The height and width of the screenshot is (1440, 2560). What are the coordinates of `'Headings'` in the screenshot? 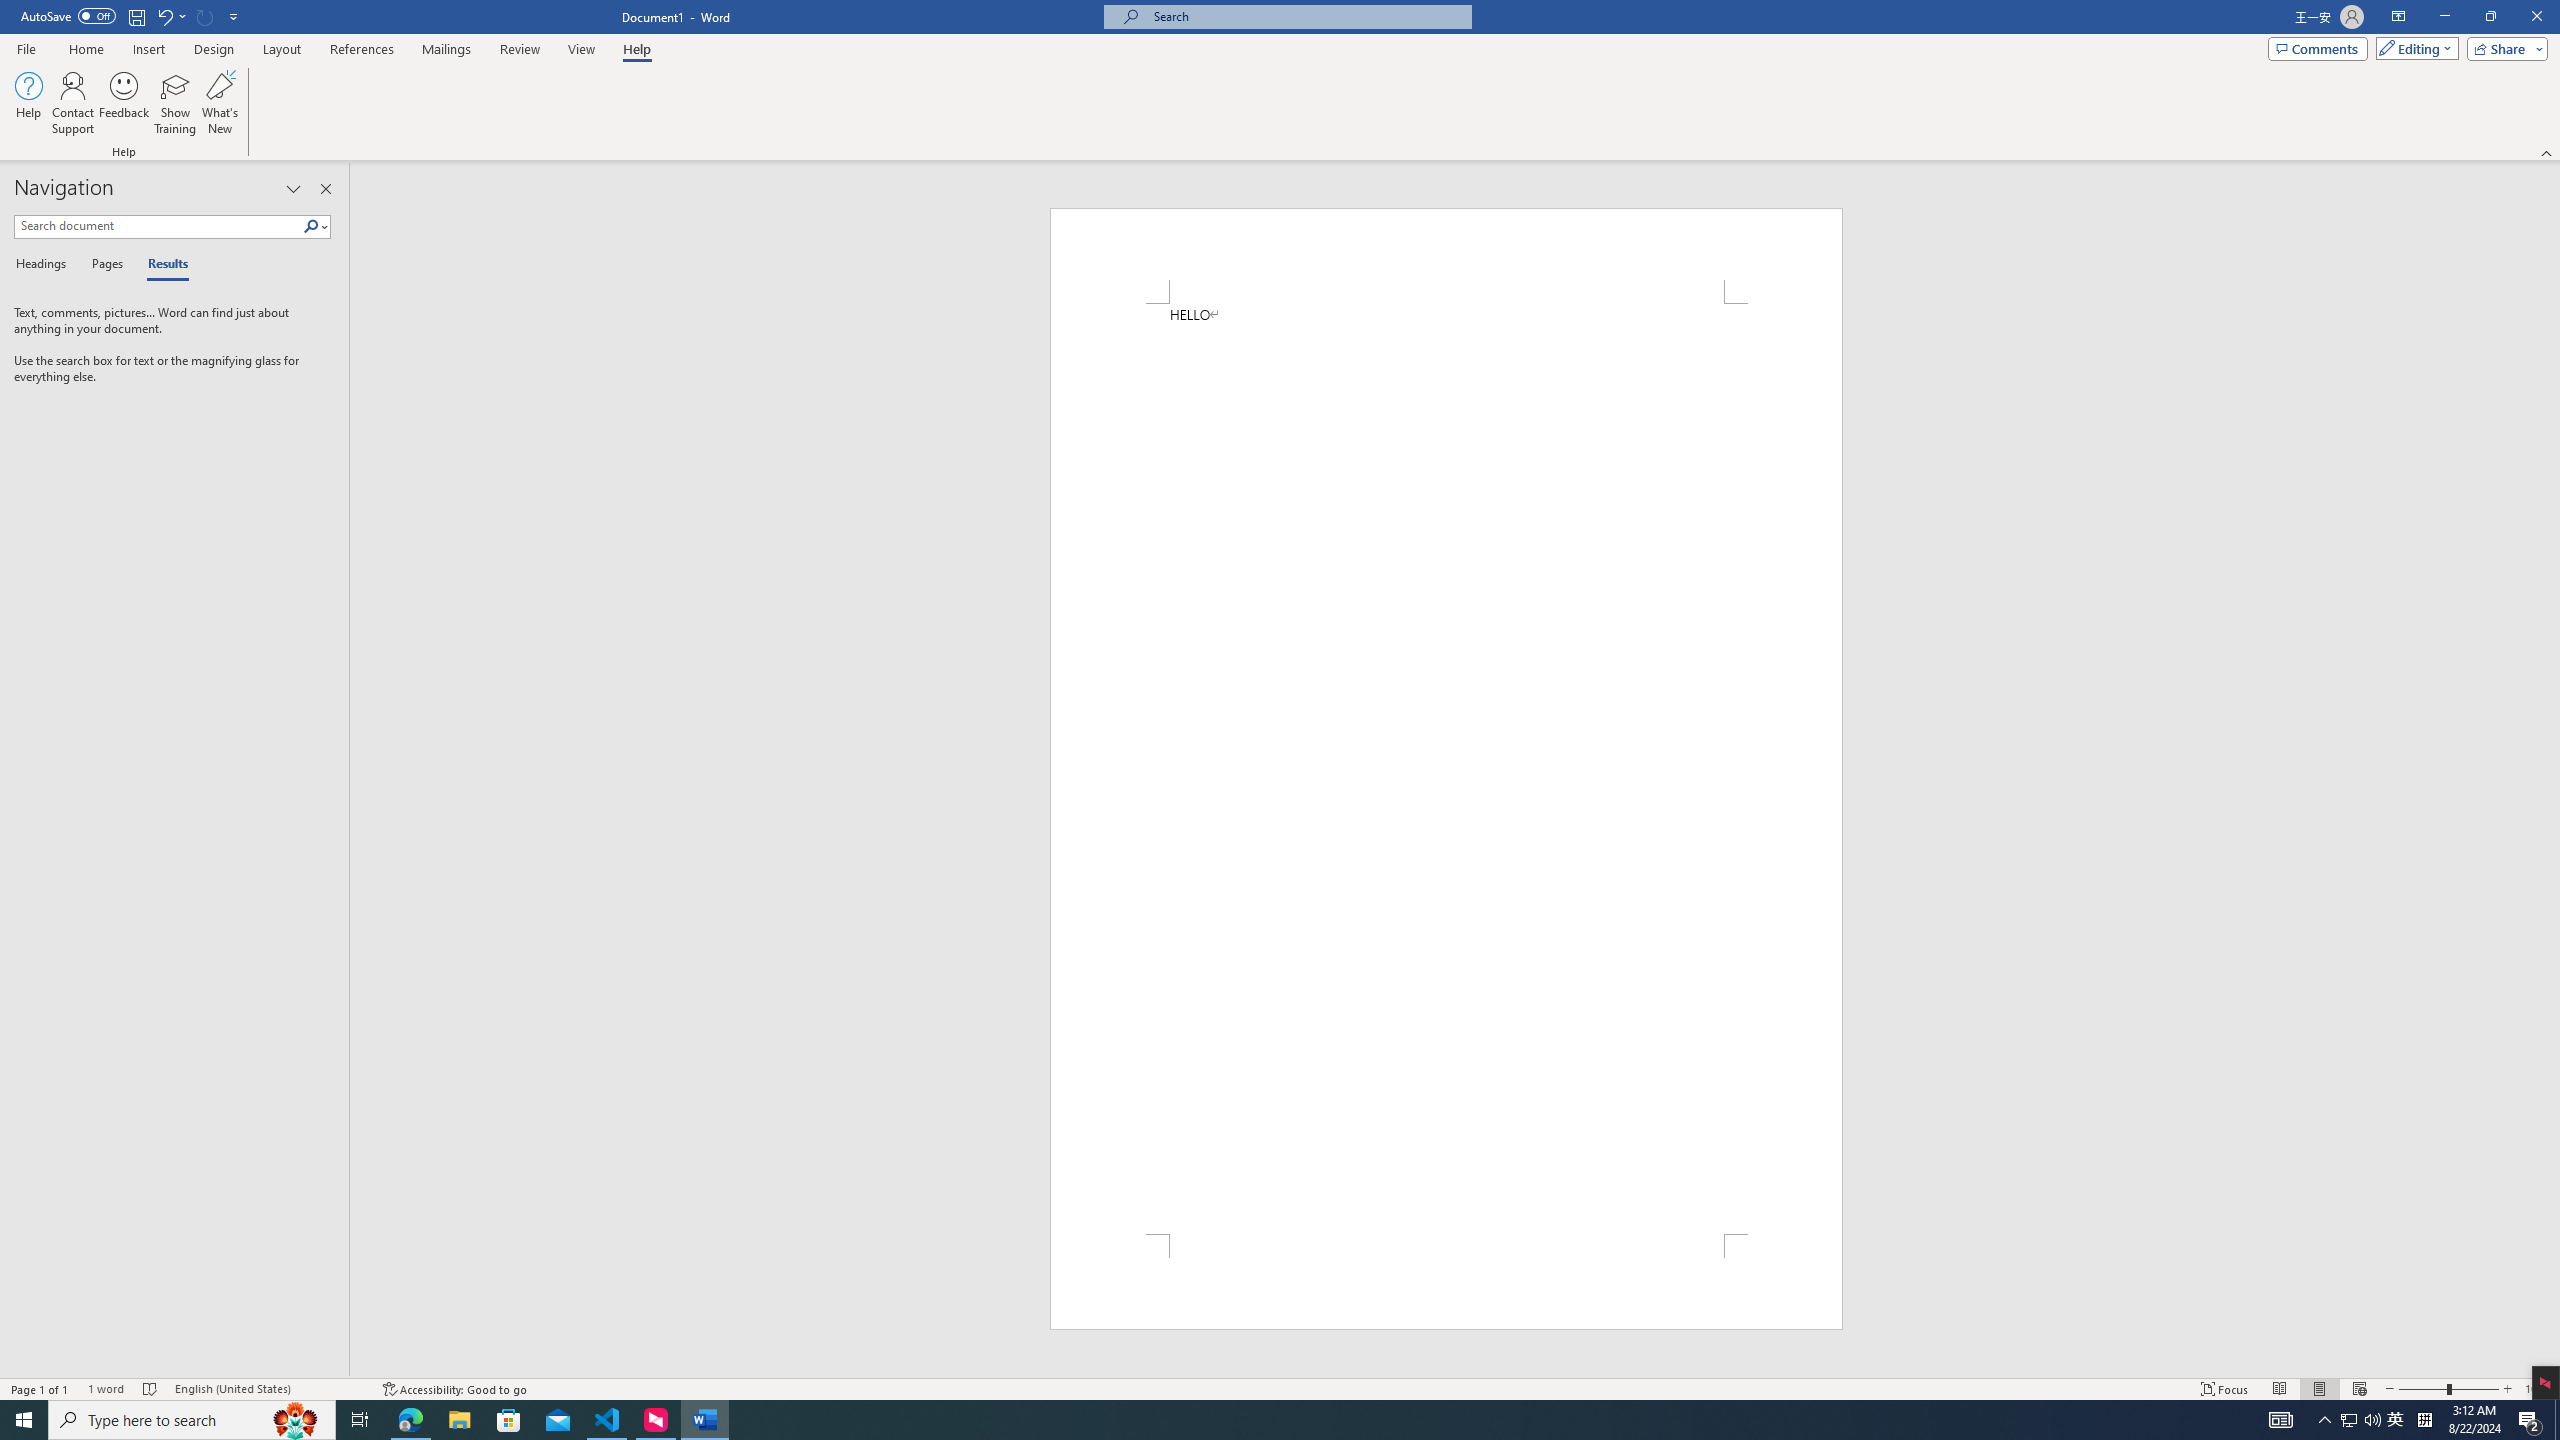 It's located at (44, 264).